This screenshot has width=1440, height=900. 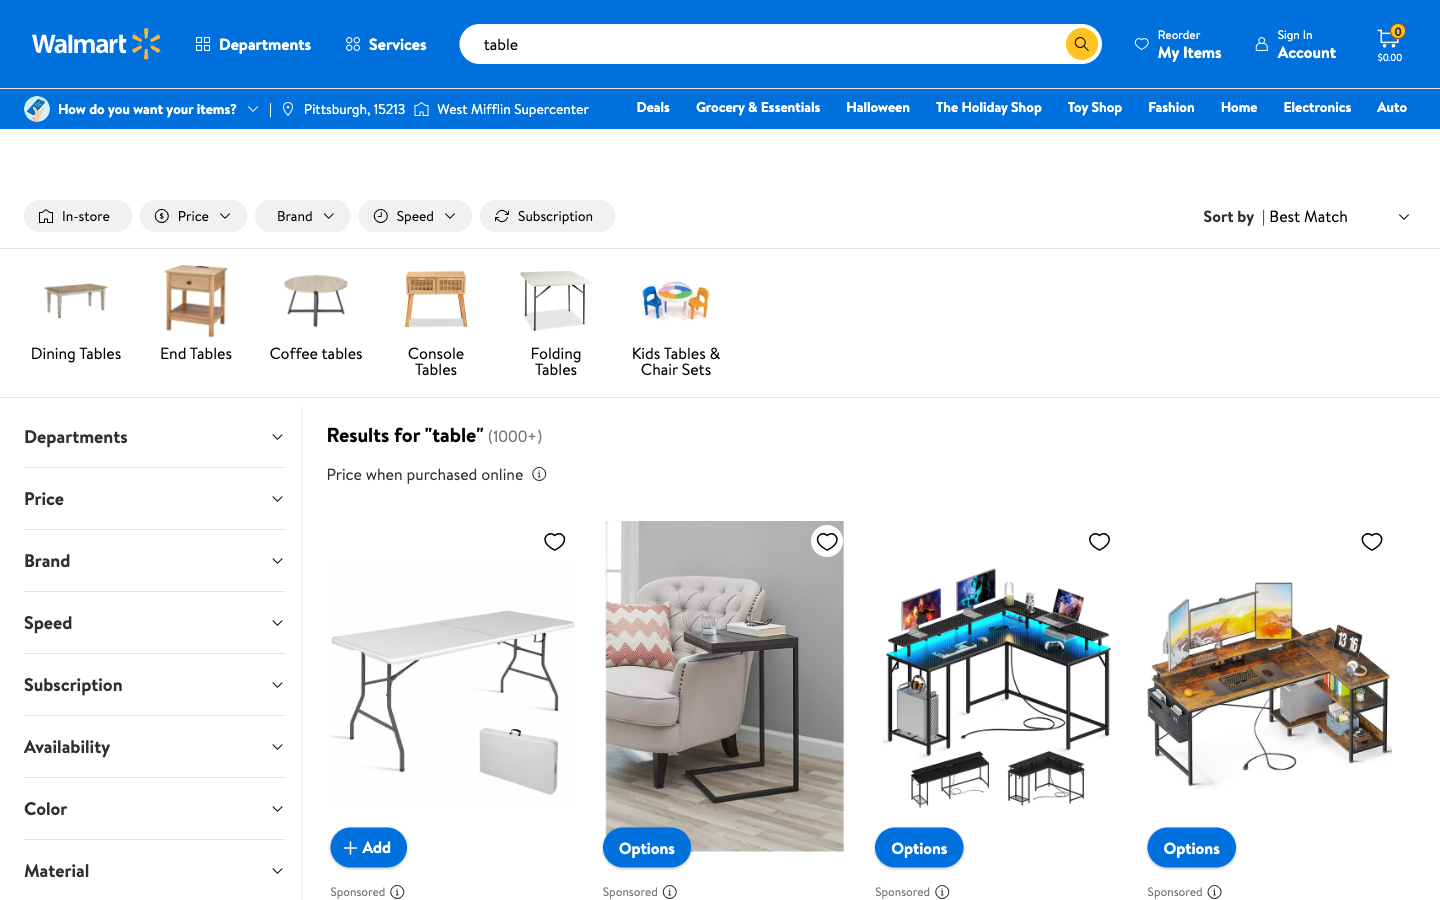 I want to click on the second choice in the "sort by" option list, so click(x=1339, y=216).